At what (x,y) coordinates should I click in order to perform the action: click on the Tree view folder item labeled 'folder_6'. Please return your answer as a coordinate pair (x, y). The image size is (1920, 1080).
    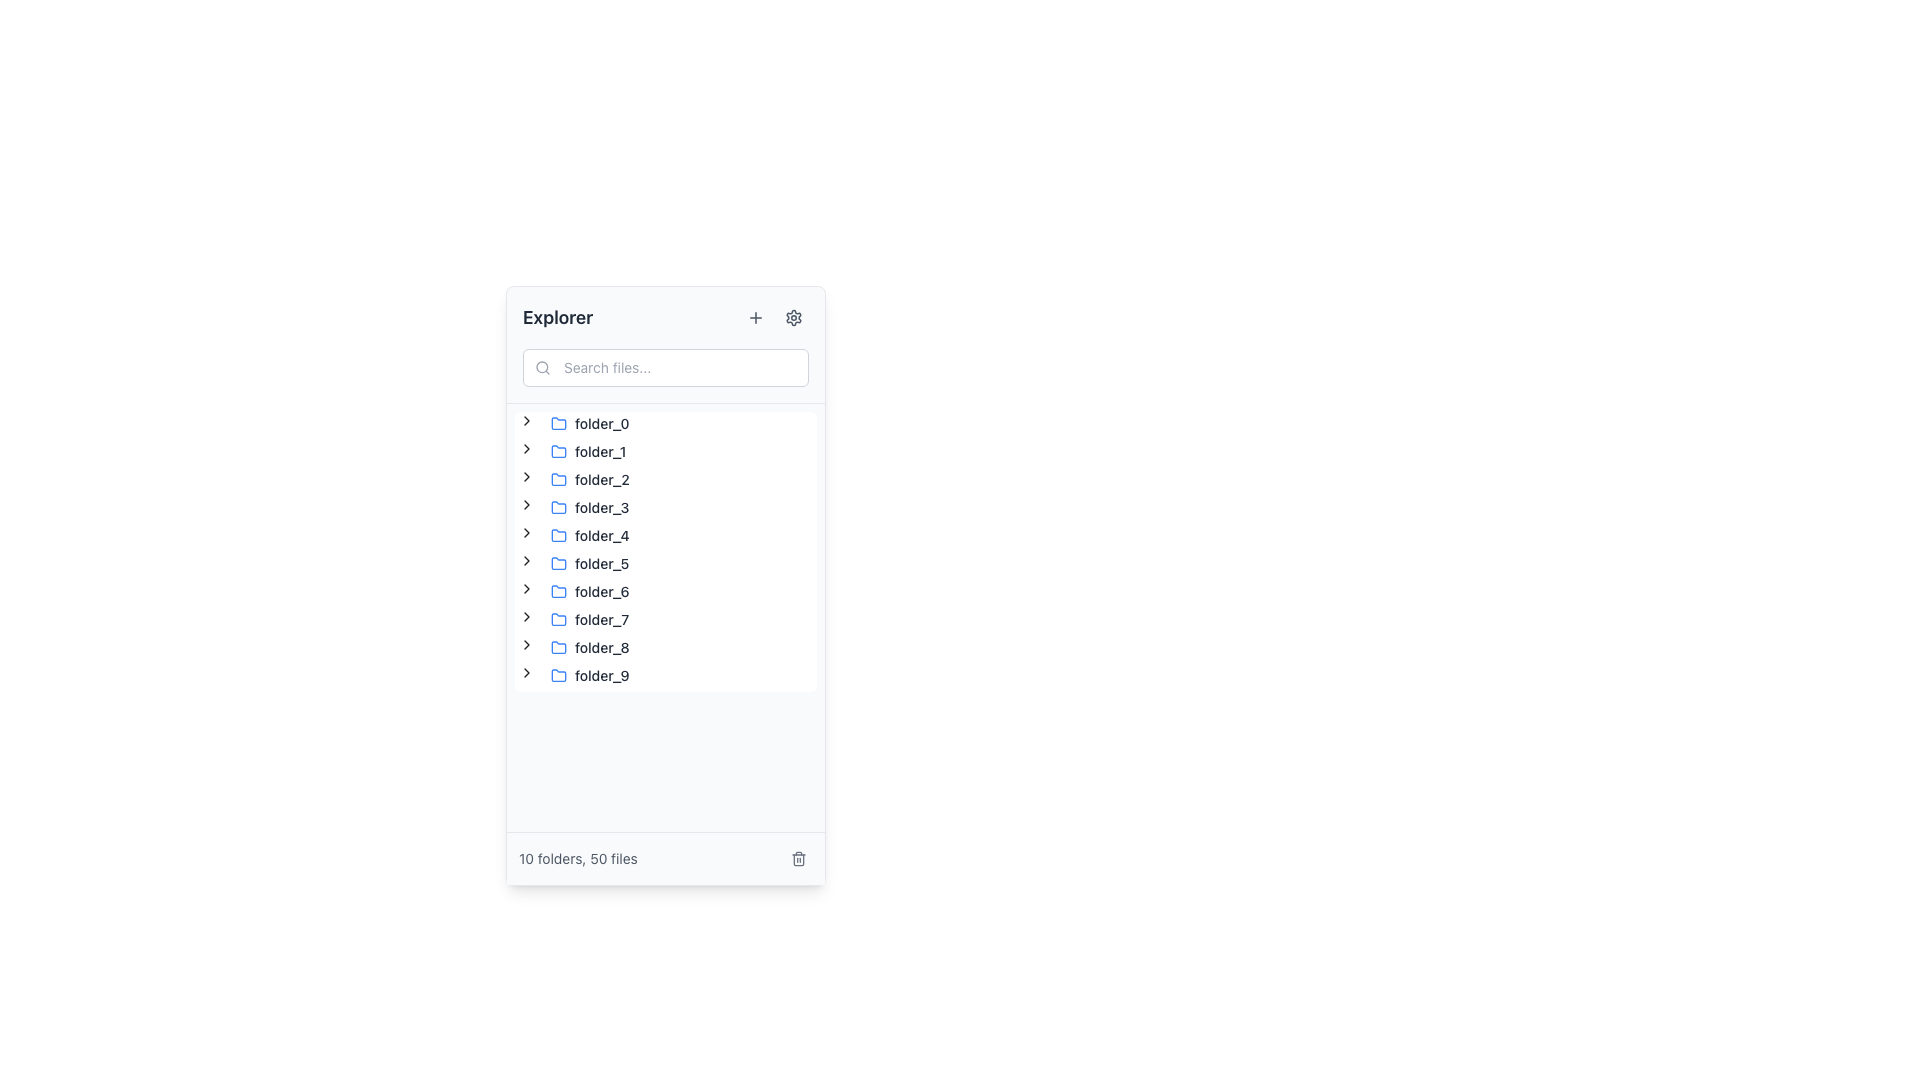
    Looking at the image, I should click on (575, 590).